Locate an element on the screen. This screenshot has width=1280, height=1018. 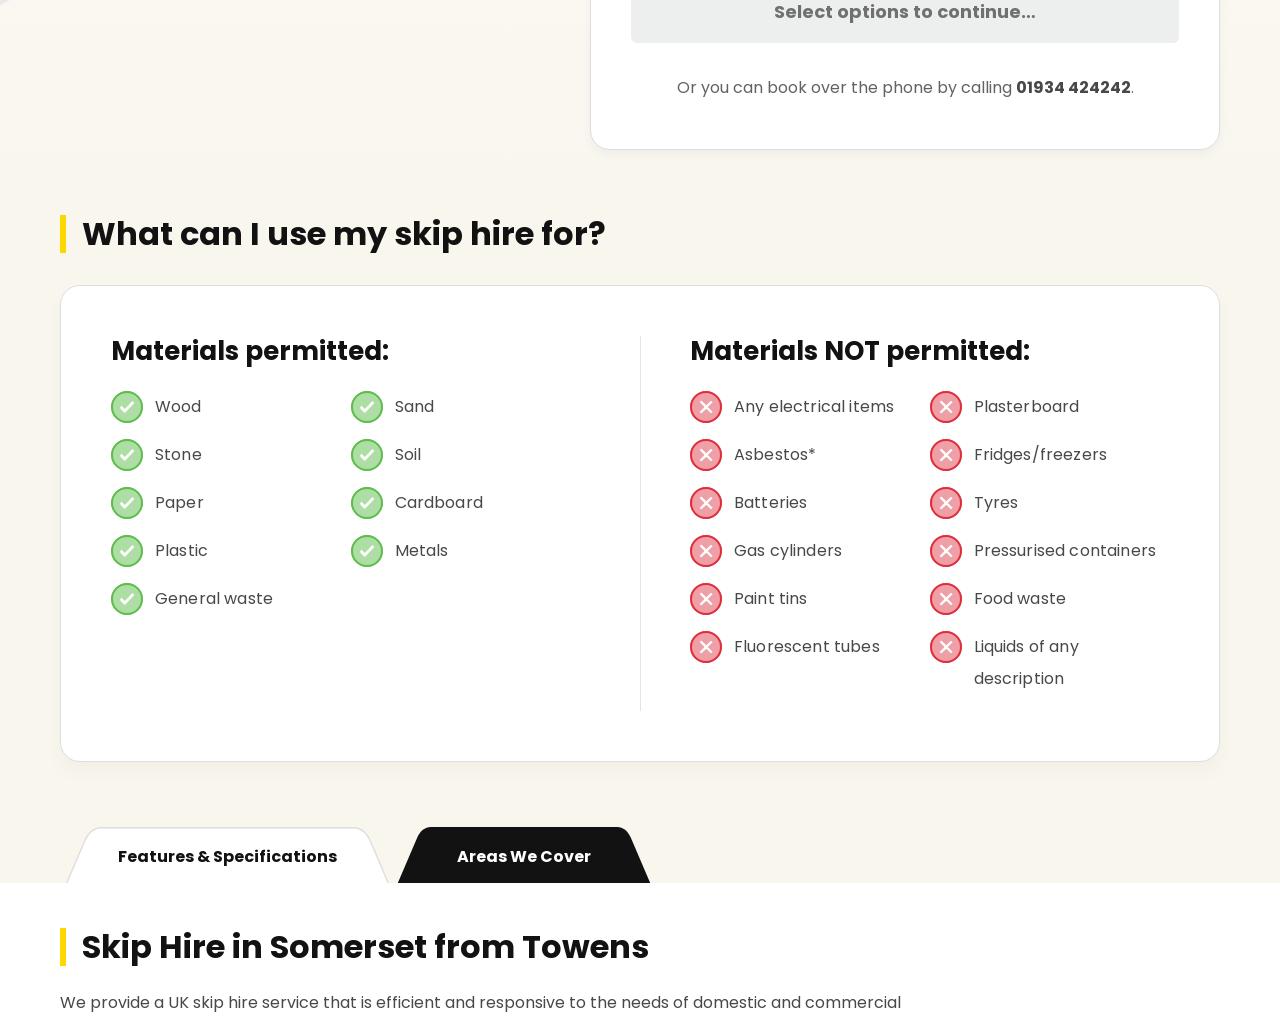
'Or you can book over the phone by calling' is located at coordinates (675, 86).